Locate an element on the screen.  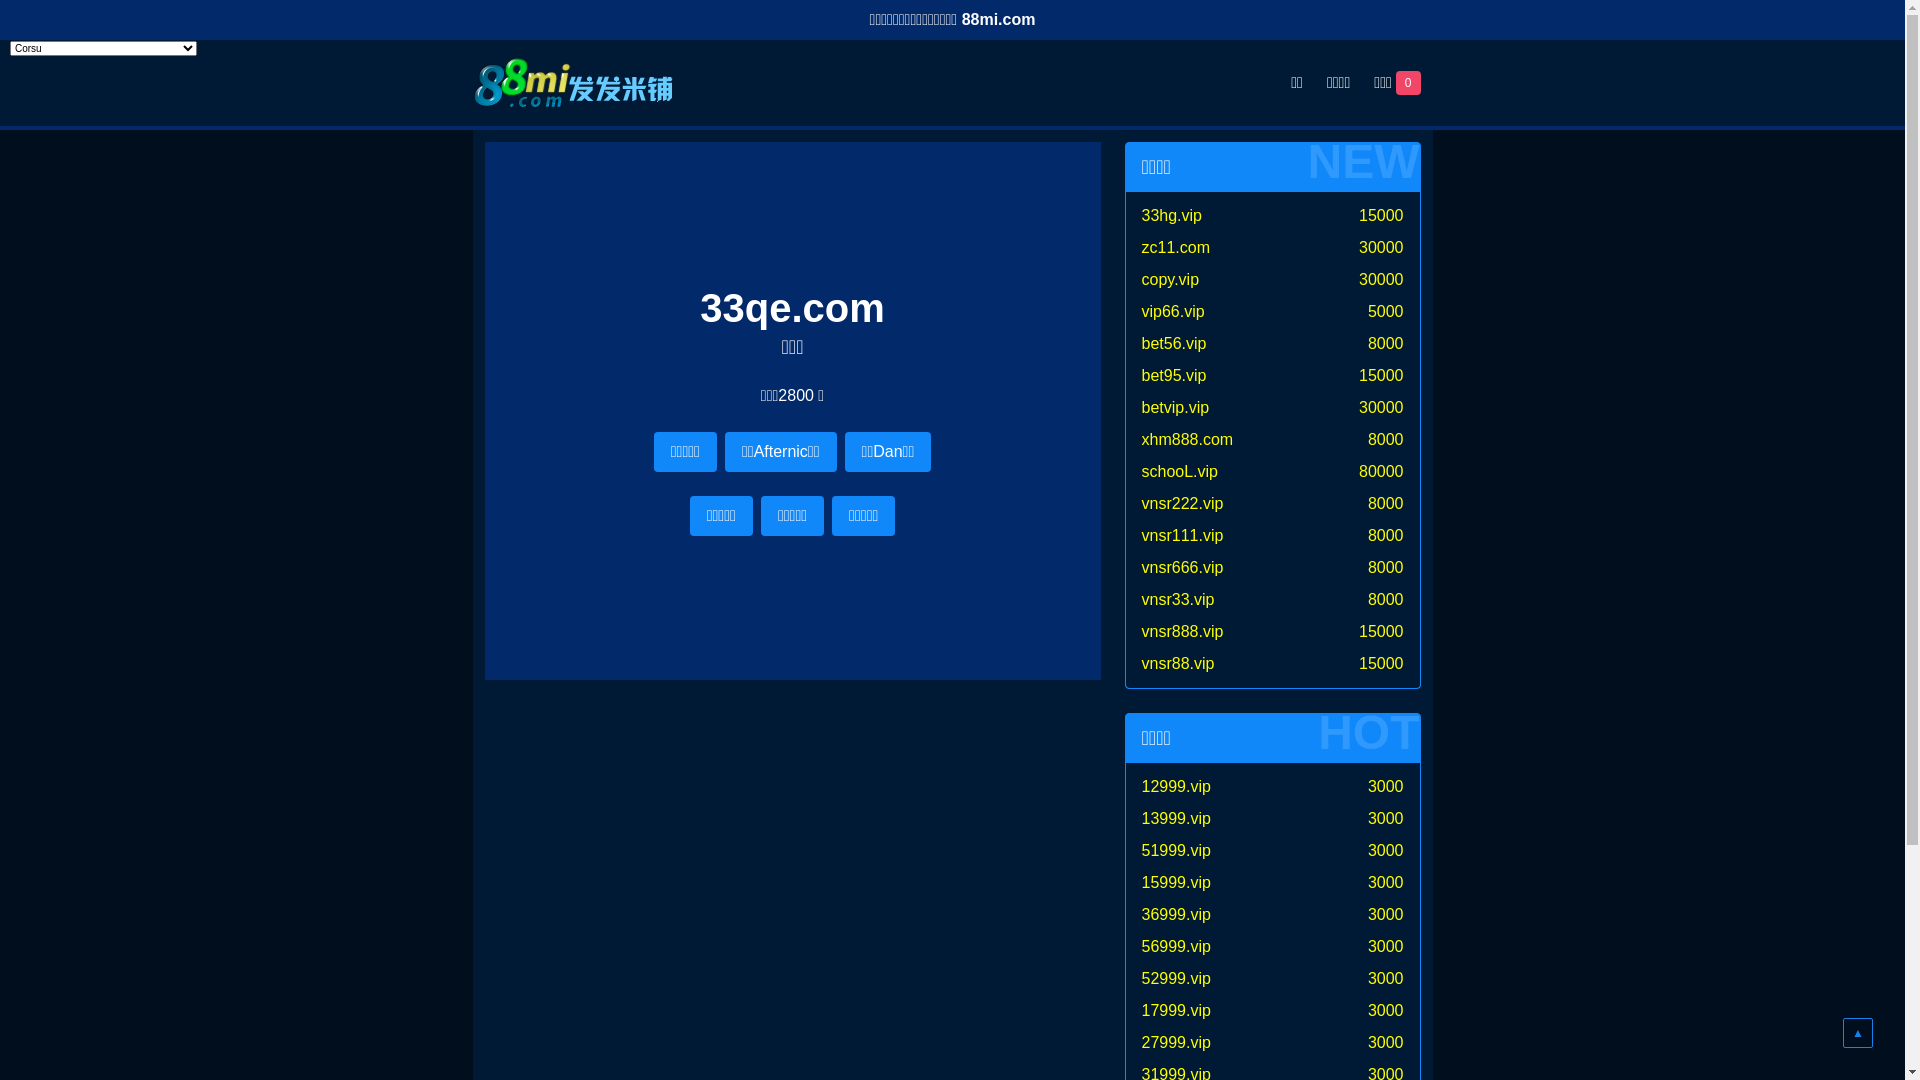
'52999.vip' is located at coordinates (1176, 977).